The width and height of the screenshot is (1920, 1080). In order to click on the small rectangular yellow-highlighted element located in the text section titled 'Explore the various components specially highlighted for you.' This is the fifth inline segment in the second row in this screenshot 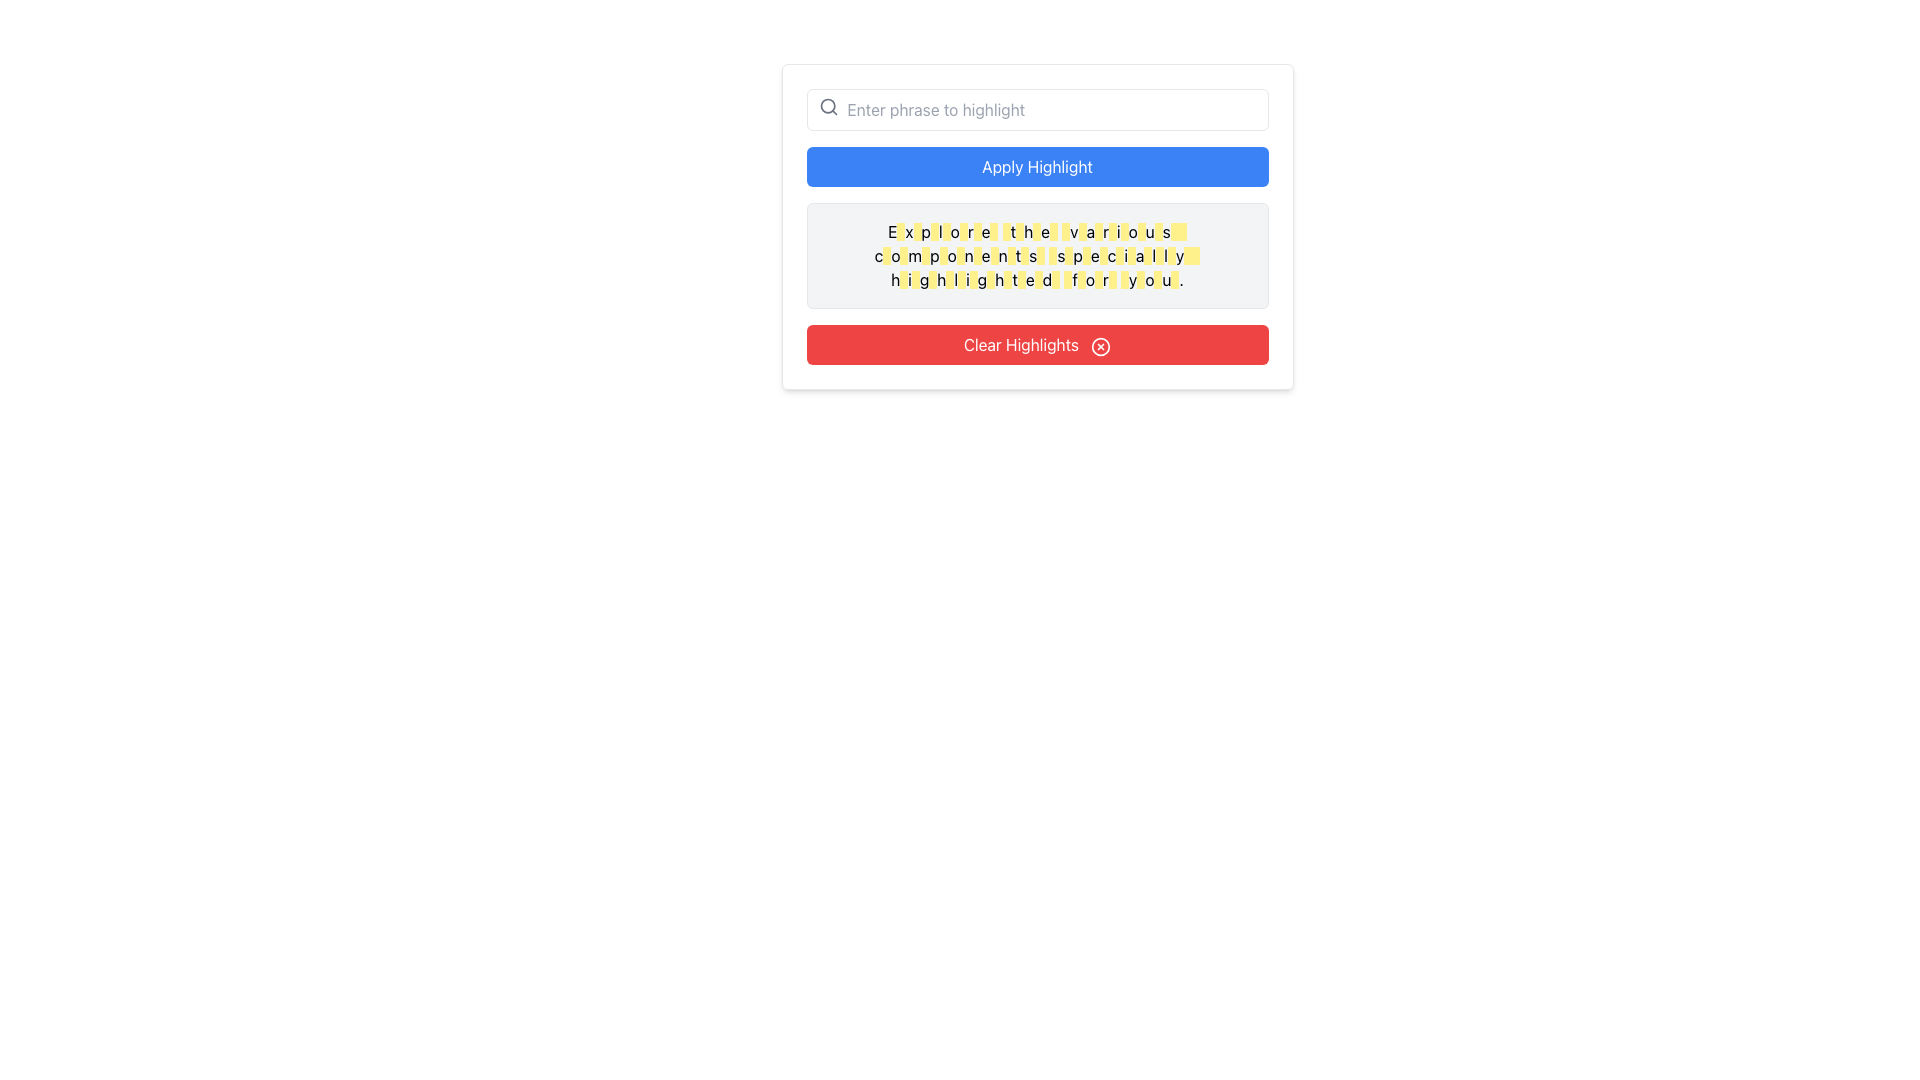, I will do `click(960, 254)`.